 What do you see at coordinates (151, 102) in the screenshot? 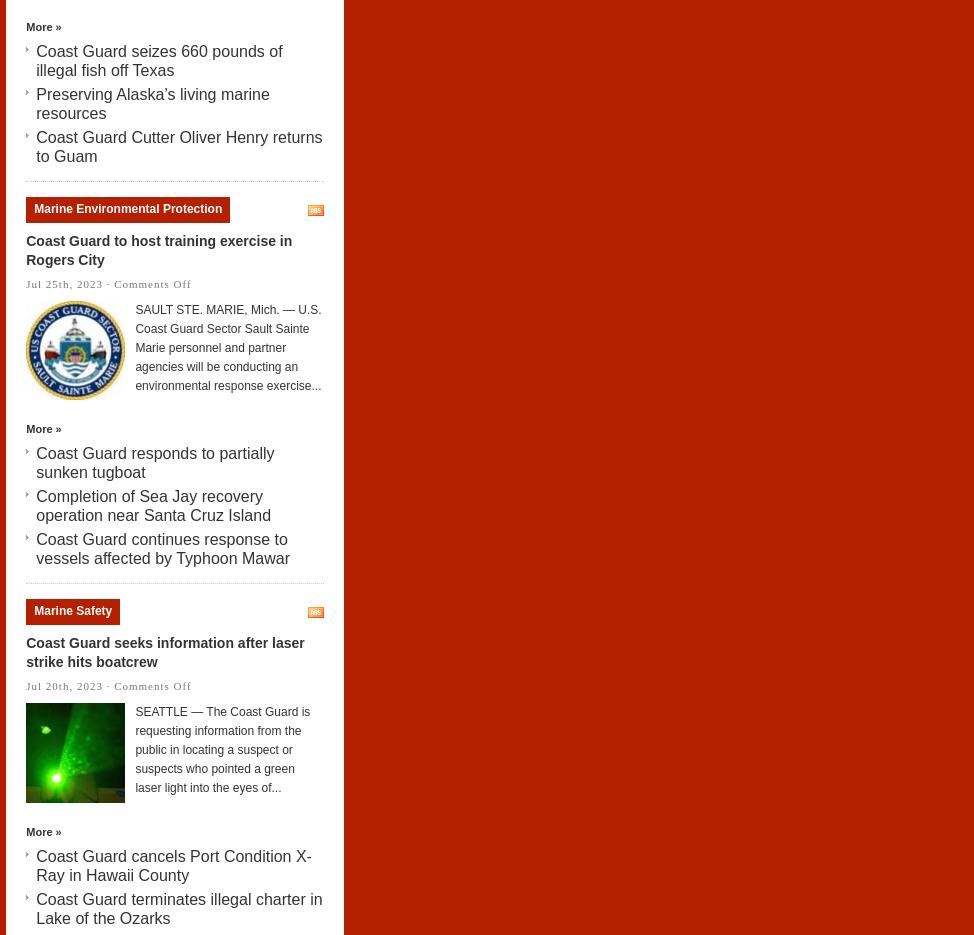
I see `'Preserving Alaska’s living marine resources'` at bounding box center [151, 102].